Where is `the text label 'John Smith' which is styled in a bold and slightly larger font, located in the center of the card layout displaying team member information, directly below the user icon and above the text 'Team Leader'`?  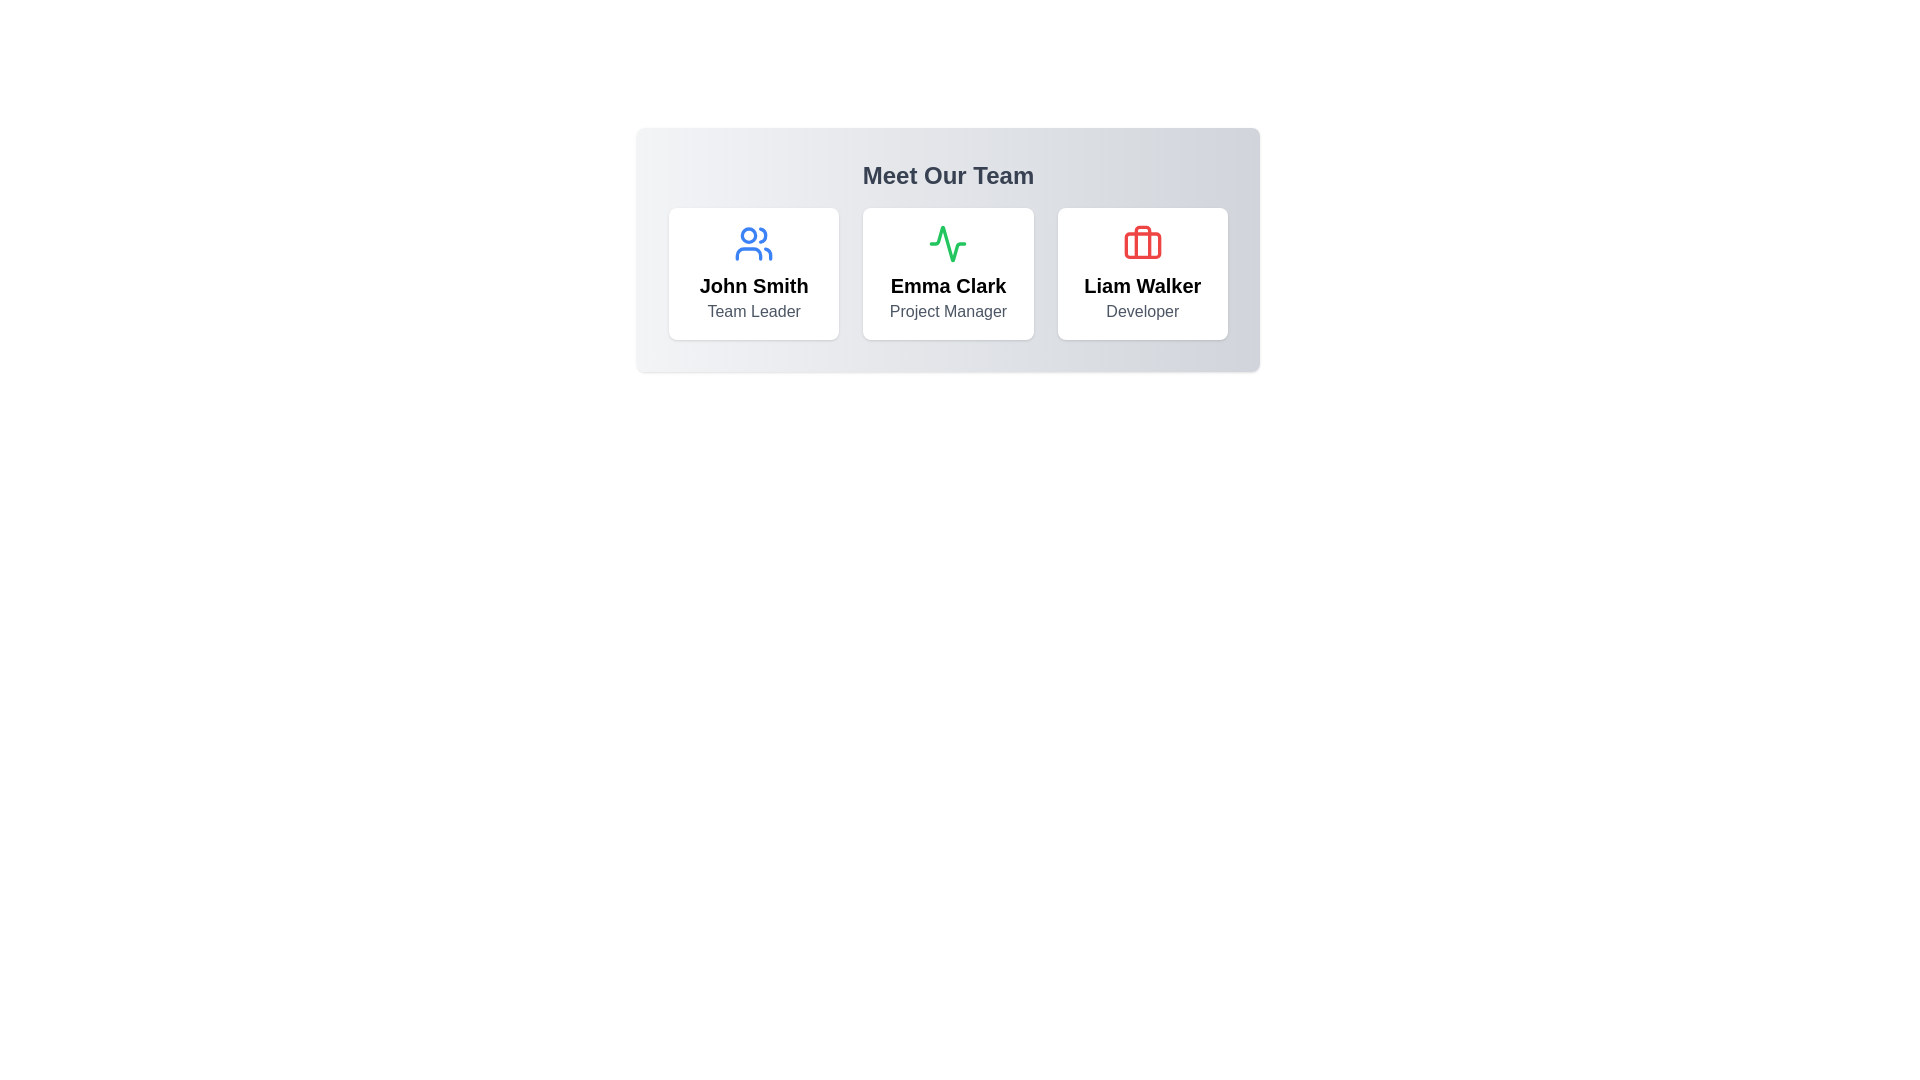 the text label 'John Smith' which is styled in a bold and slightly larger font, located in the center of the card layout displaying team member information, directly below the user icon and above the text 'Team Leader' is located at coordinates (753, 285).